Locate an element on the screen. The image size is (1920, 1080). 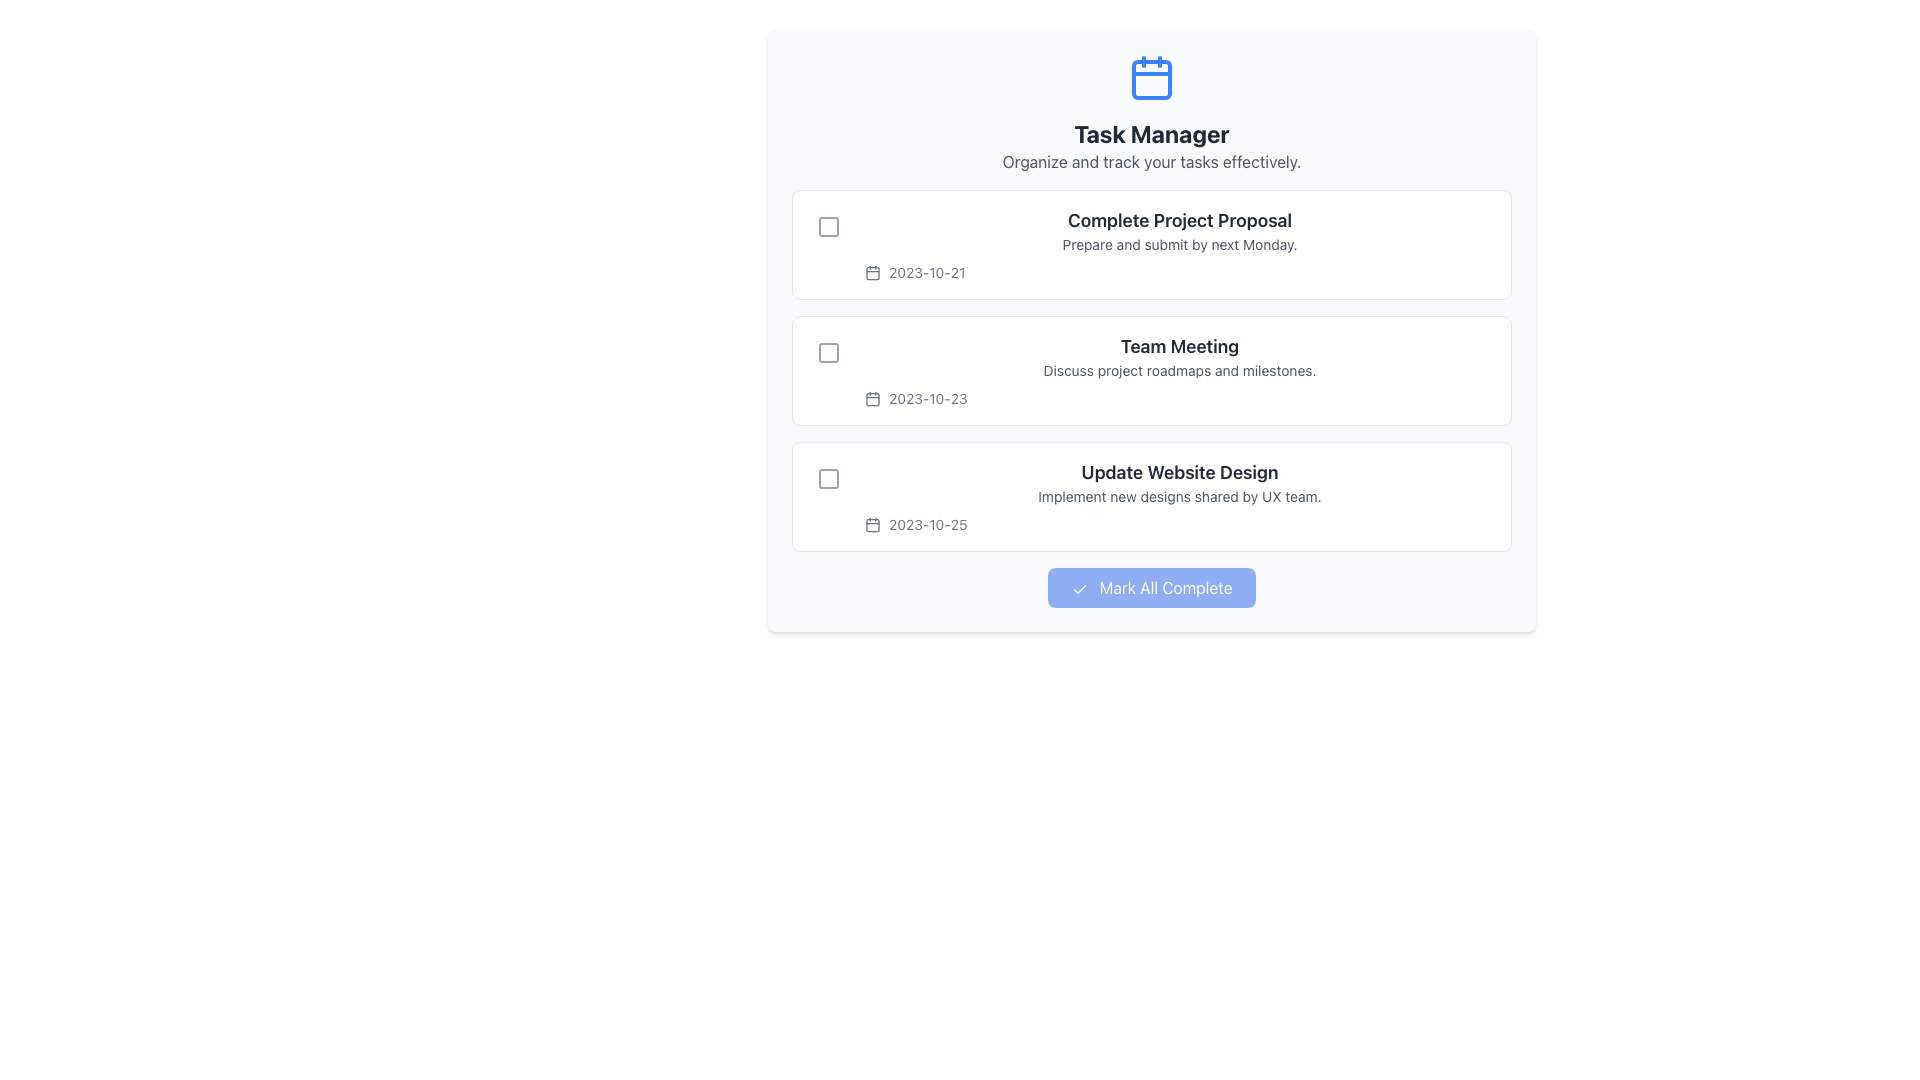
the graphical icon element resembling a calendar, located in the first task item labeled 'Complete Project Proposal' in the Task Manager interface is located at coordinates (873, 273).